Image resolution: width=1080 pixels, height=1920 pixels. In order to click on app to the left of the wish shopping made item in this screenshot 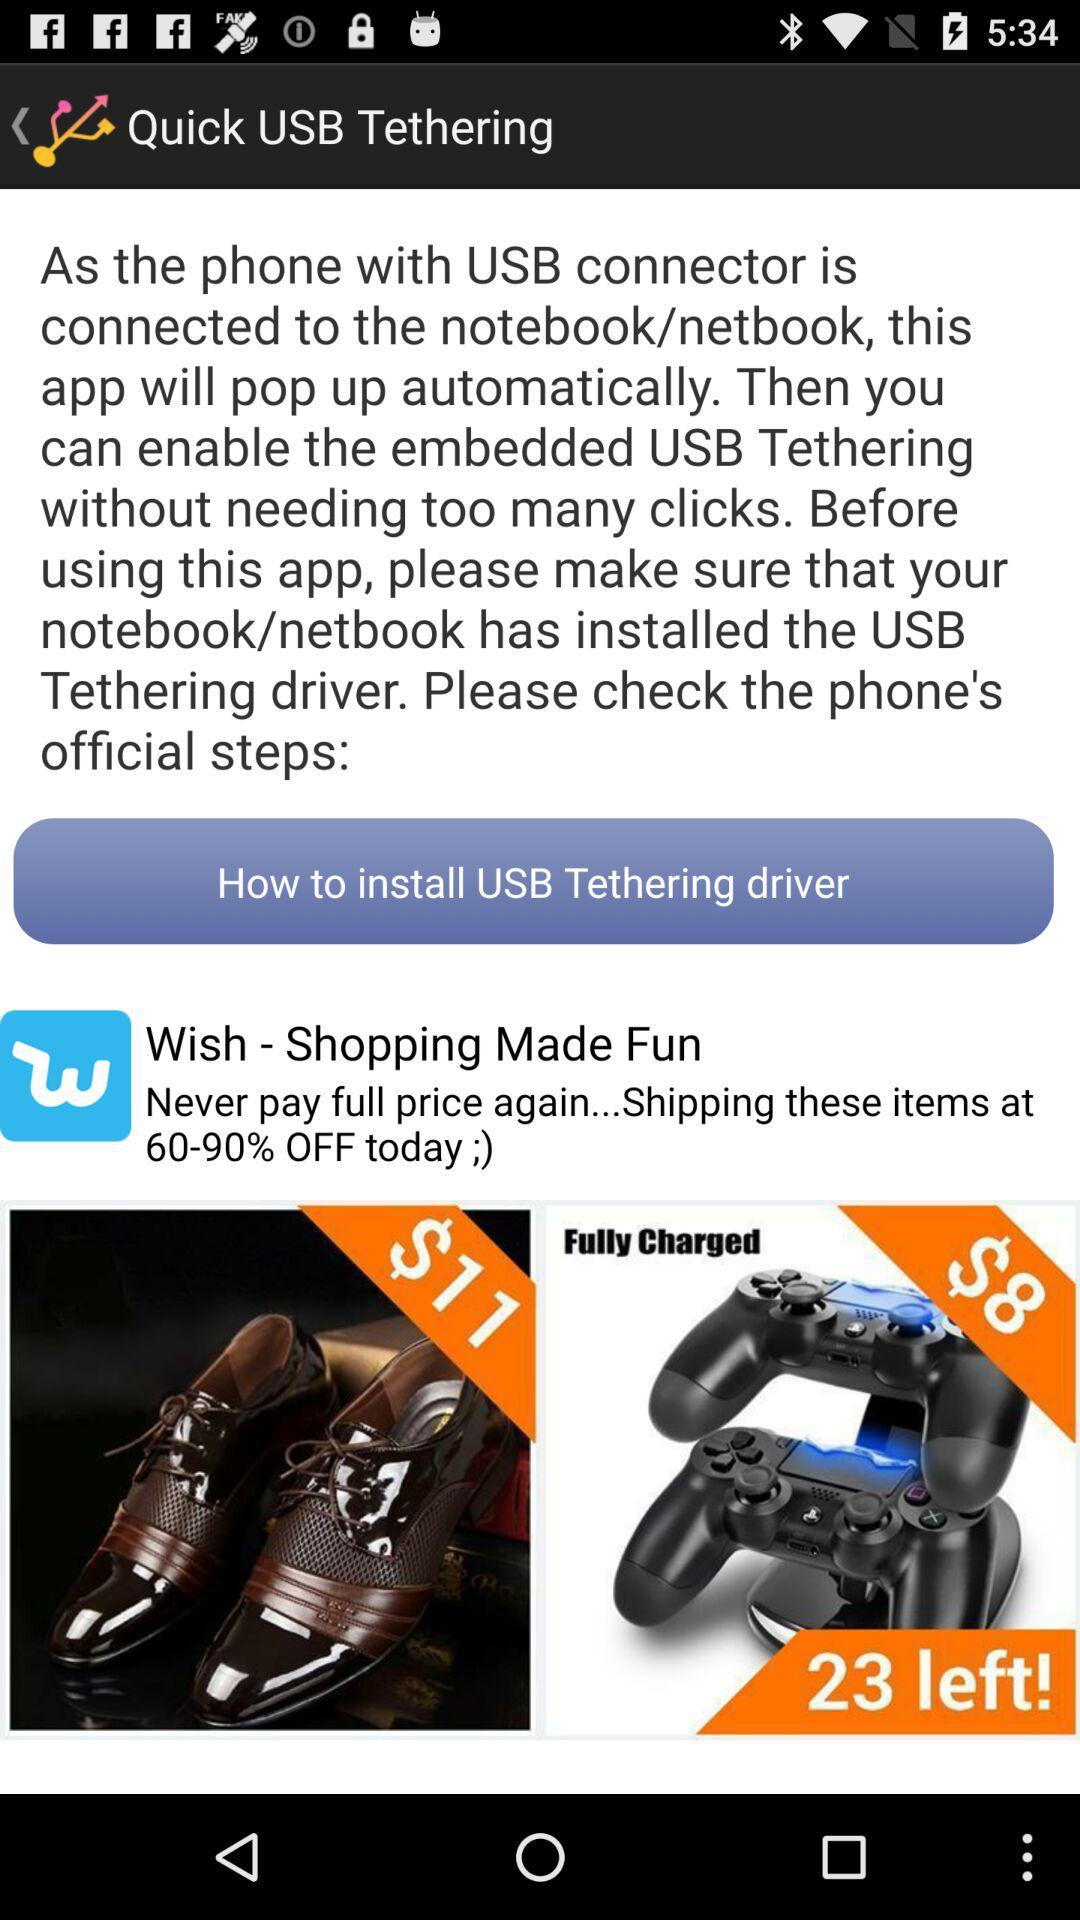, I will do `click(64, 1074)`.